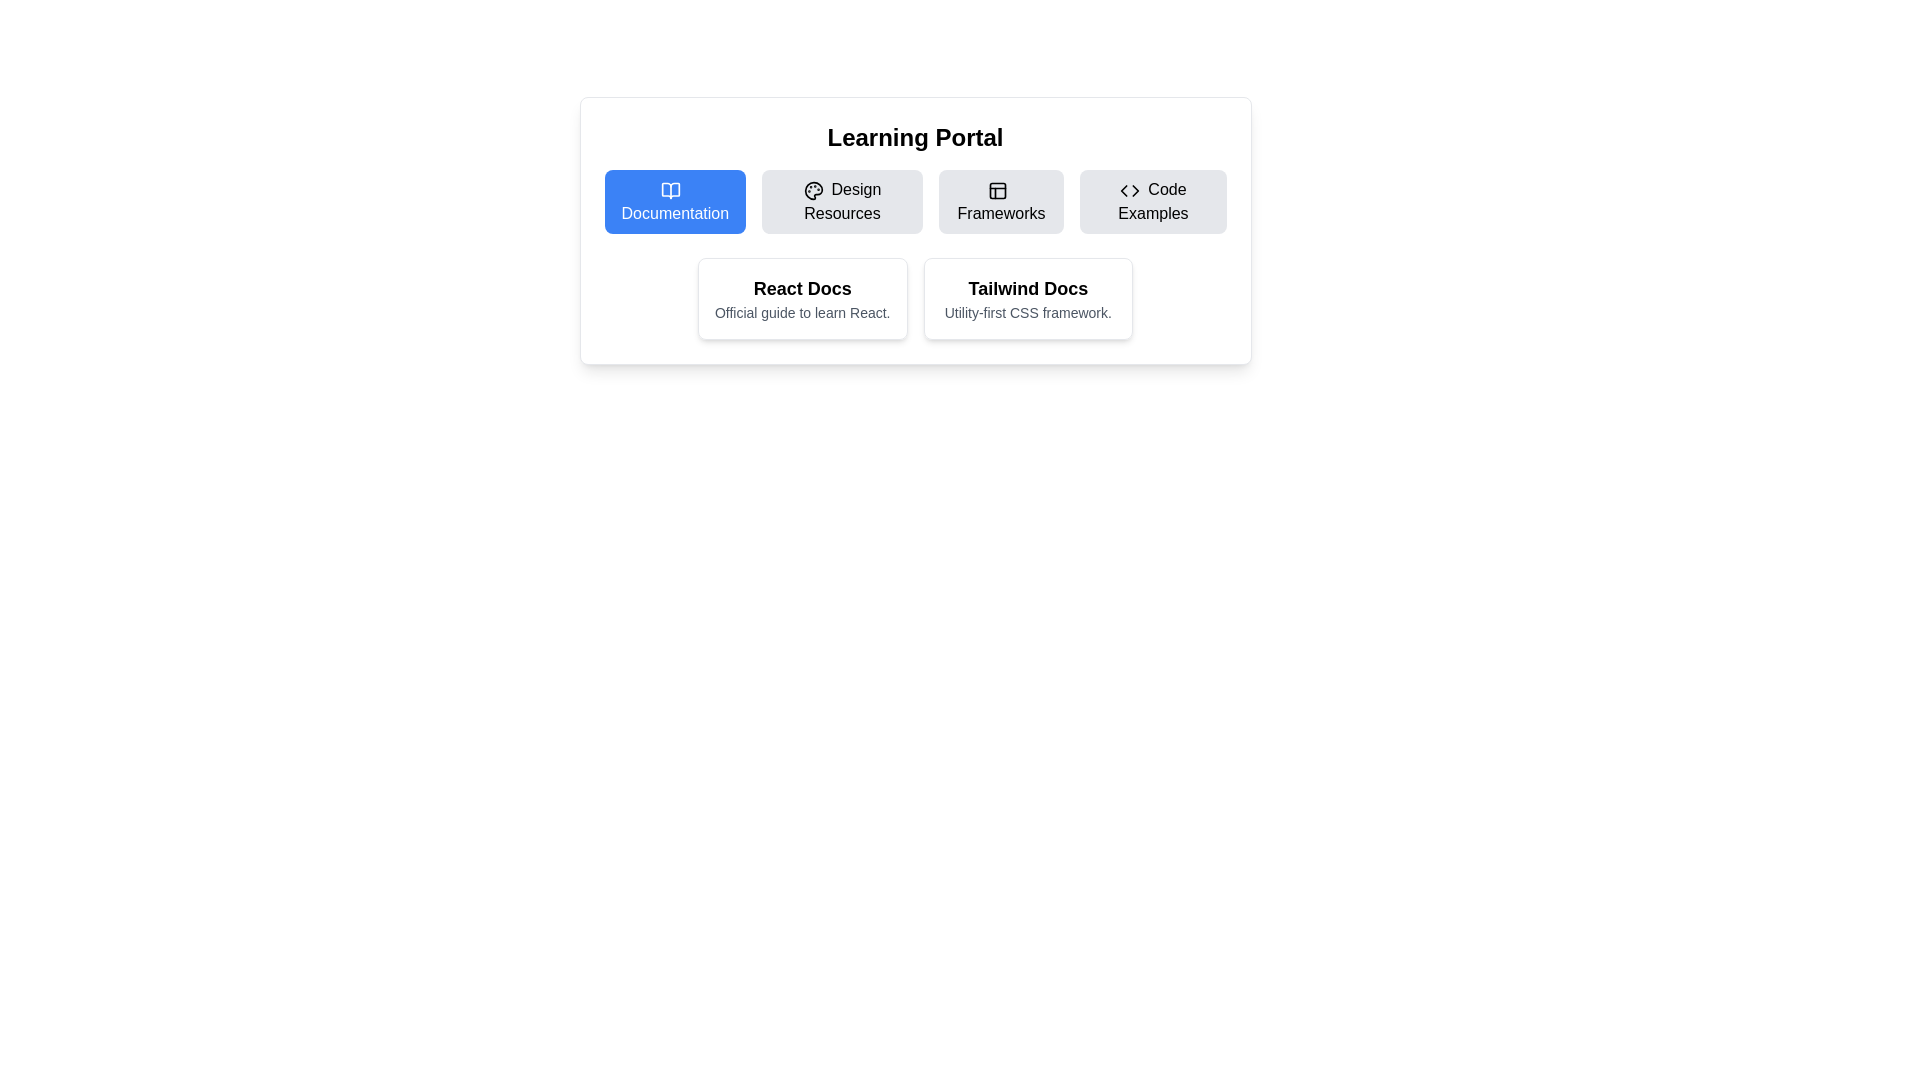 The height and width of the screenshot is (1080, 1920). I want to click on the 'Frameworks' button, which is a rounded rectangular button with a gray background and an icon above the label, so click(1001, 201).